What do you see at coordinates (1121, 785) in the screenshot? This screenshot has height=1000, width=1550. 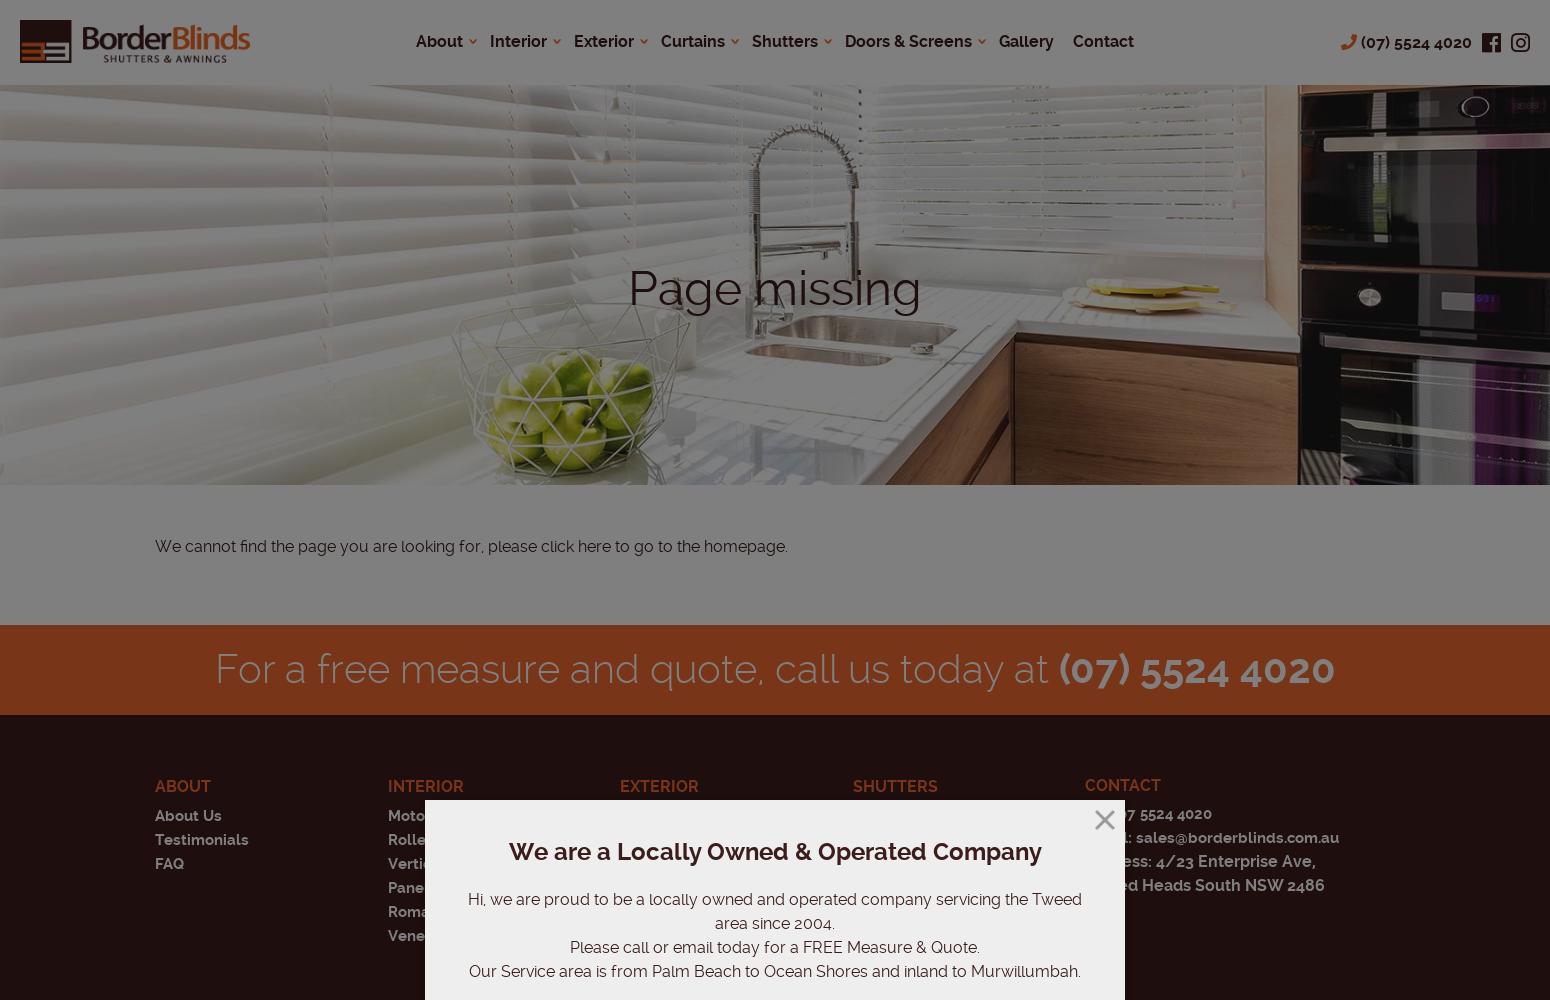 I see `'Contact'` at bounding box center [1121, 785].